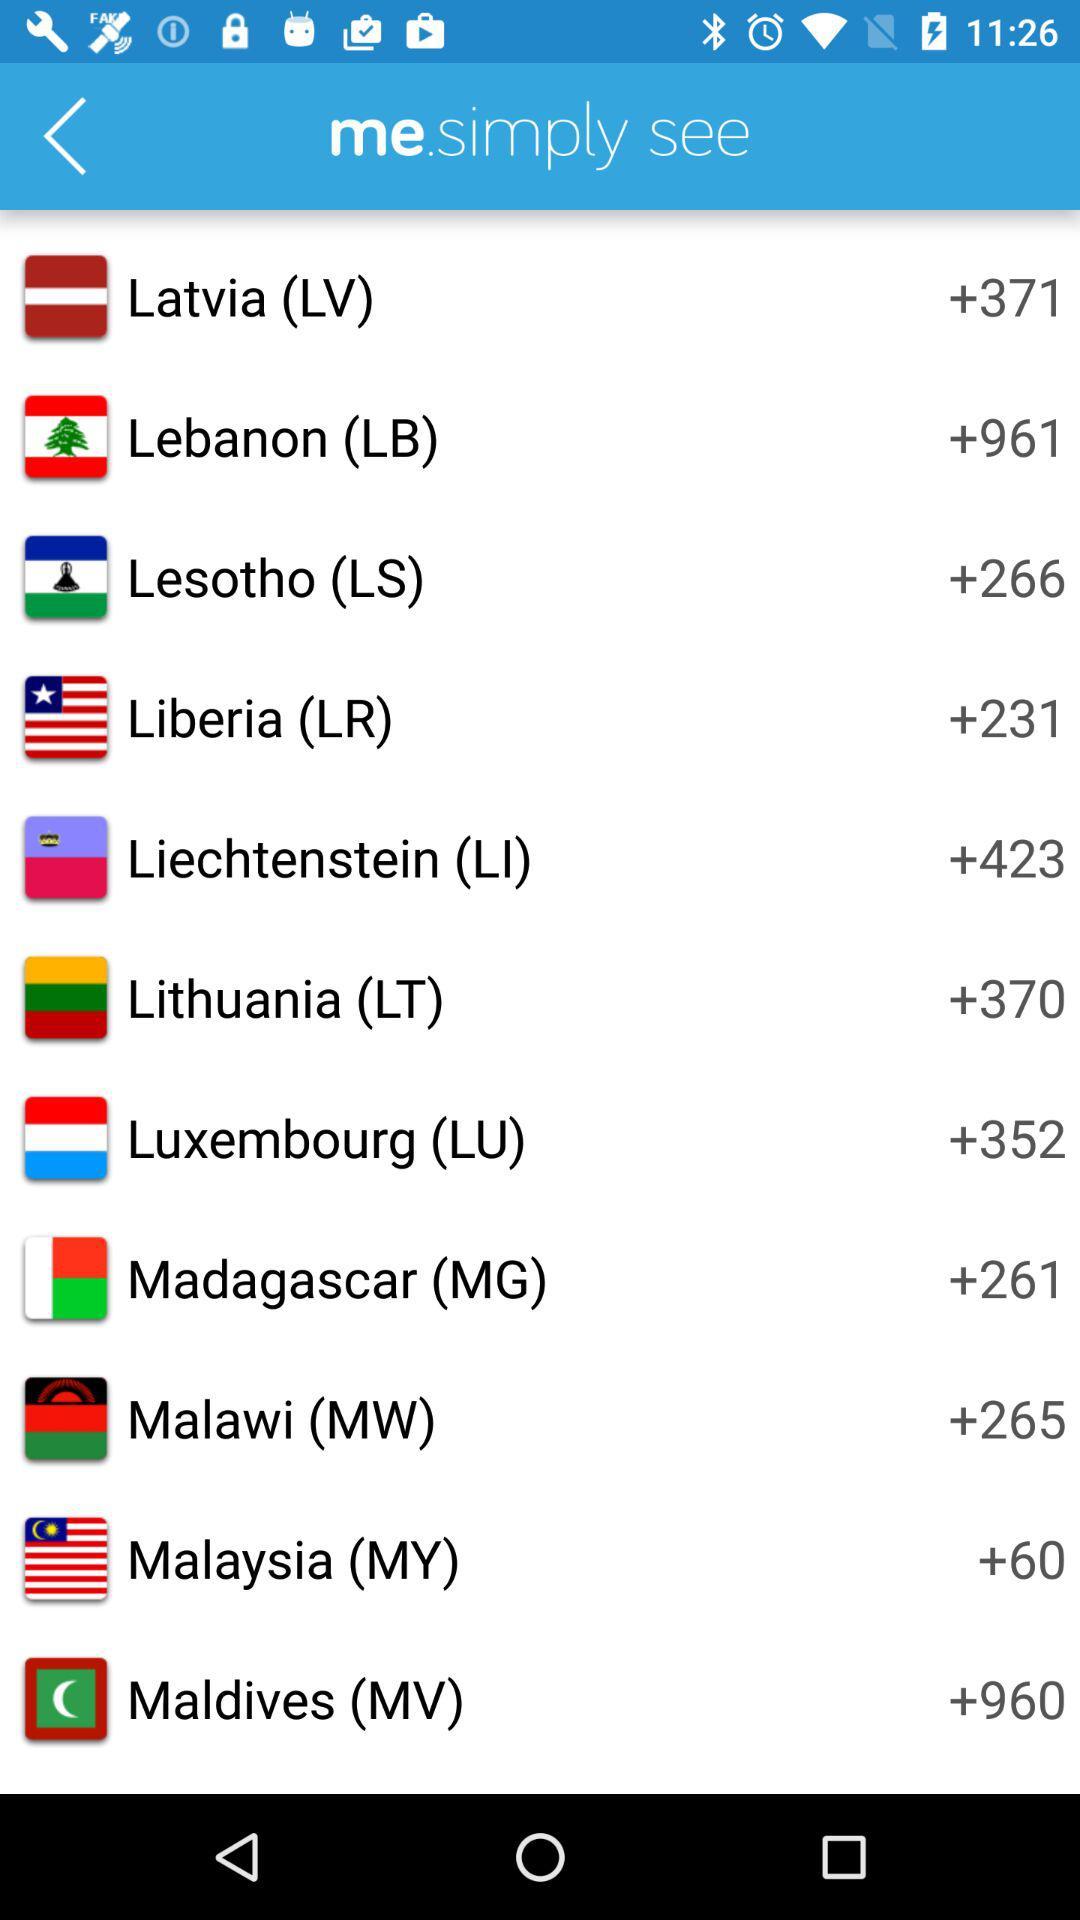 Image resolution: width=1080 pixels, height=1920 pixels. I want to click on icon next to the malawi (mw), so click(1007, 1416).